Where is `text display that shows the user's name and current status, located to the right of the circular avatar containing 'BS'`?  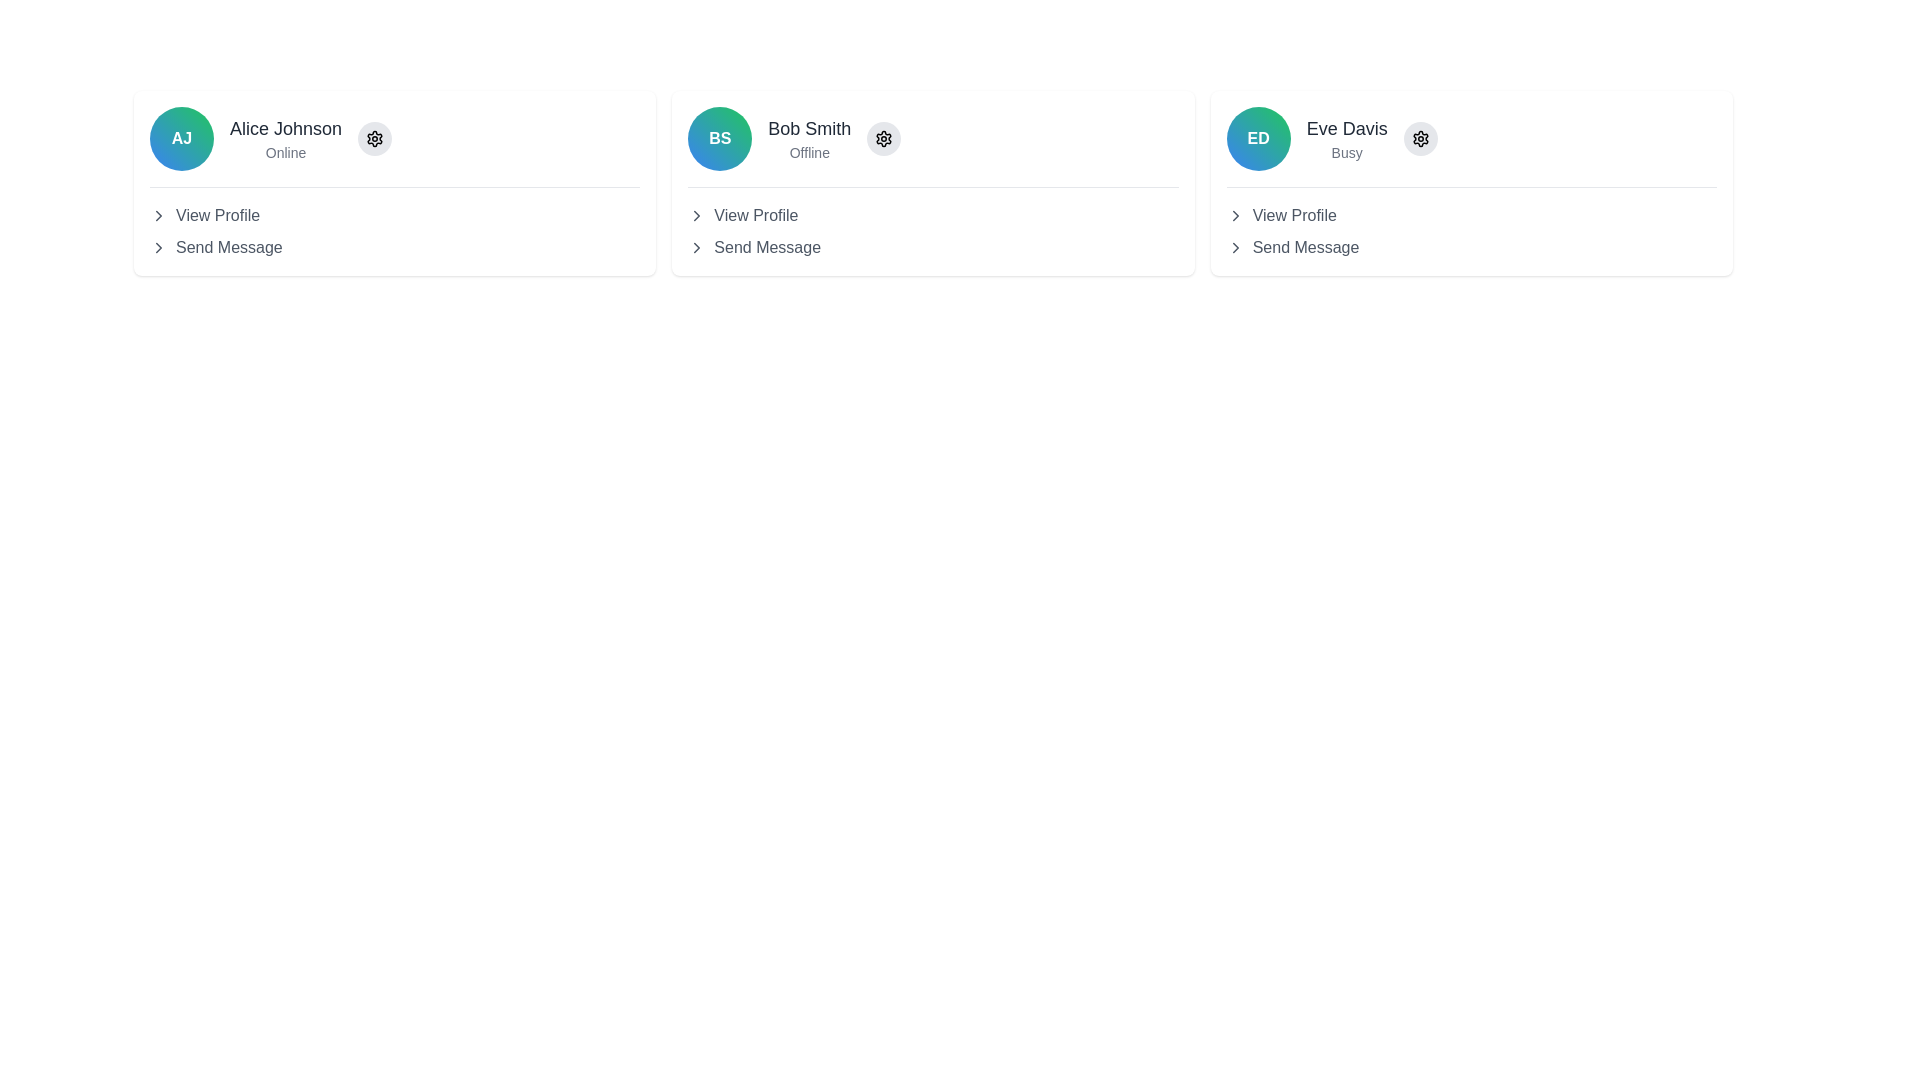
text display that shows the user's name and current status, located to the right of the circular avatar containing 'BS' is located at coordinates (809, 137).